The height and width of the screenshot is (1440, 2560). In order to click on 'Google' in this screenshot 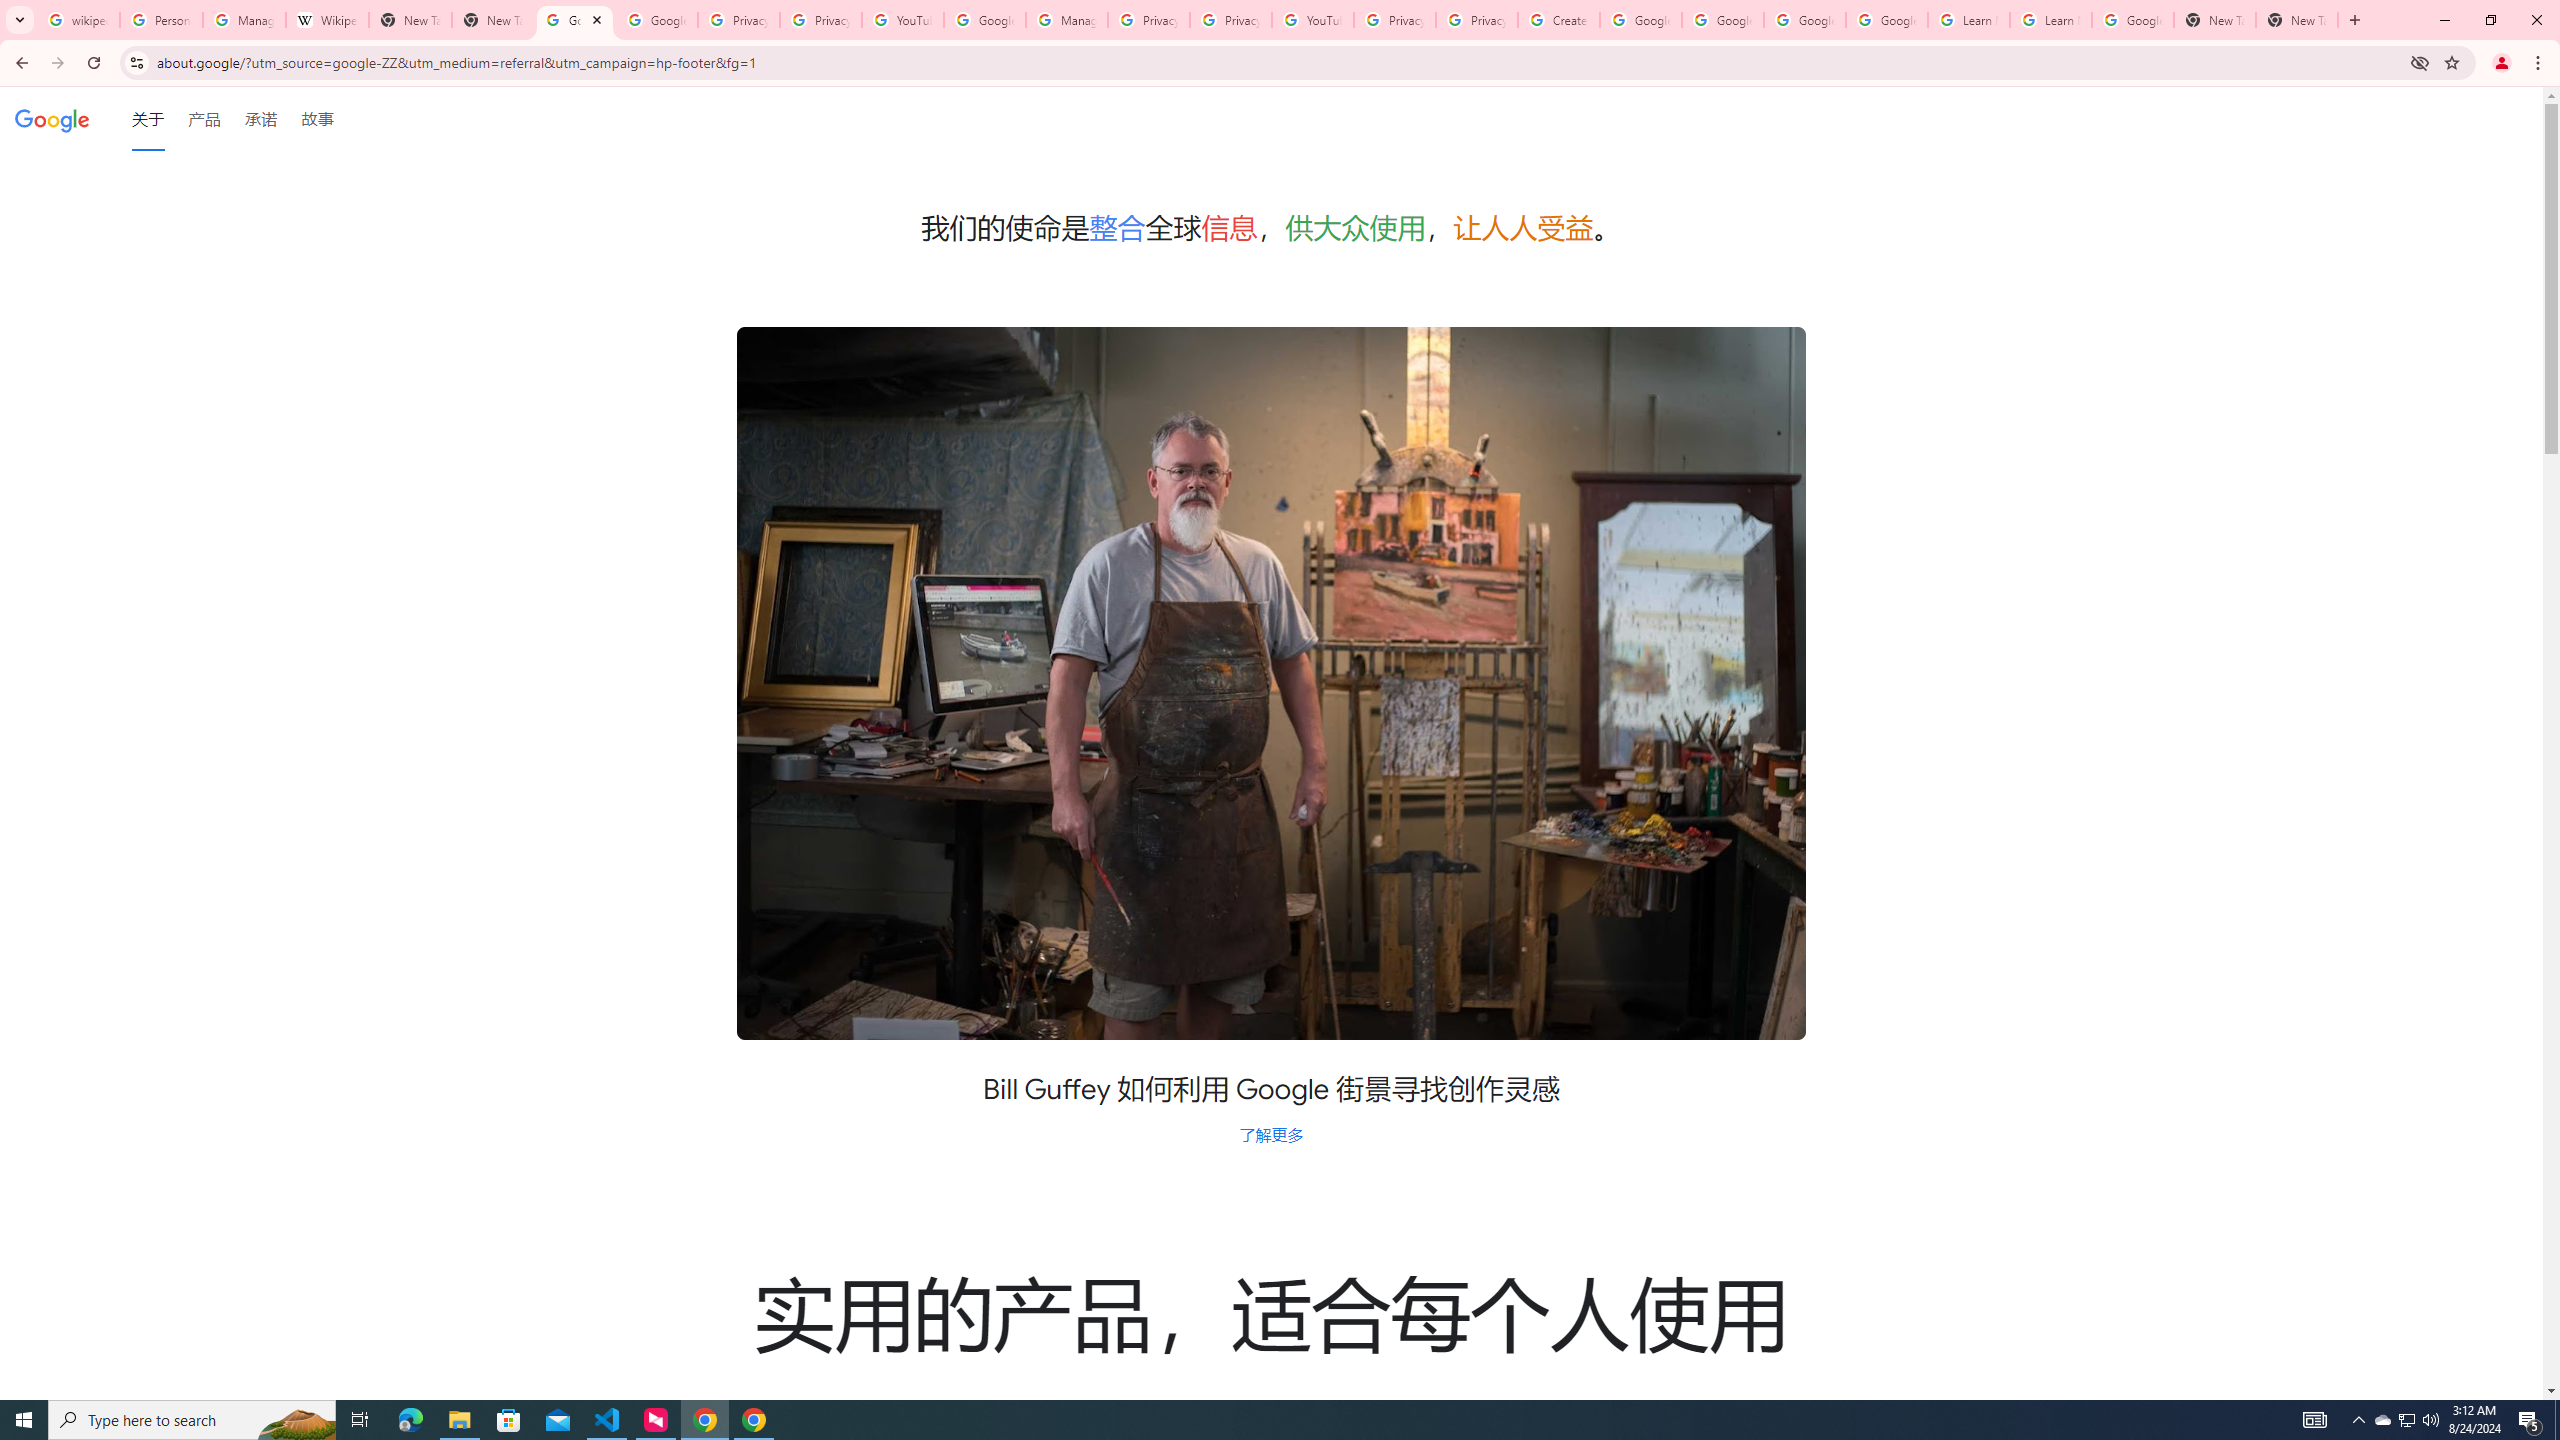, I will do `click(52, 118)`.